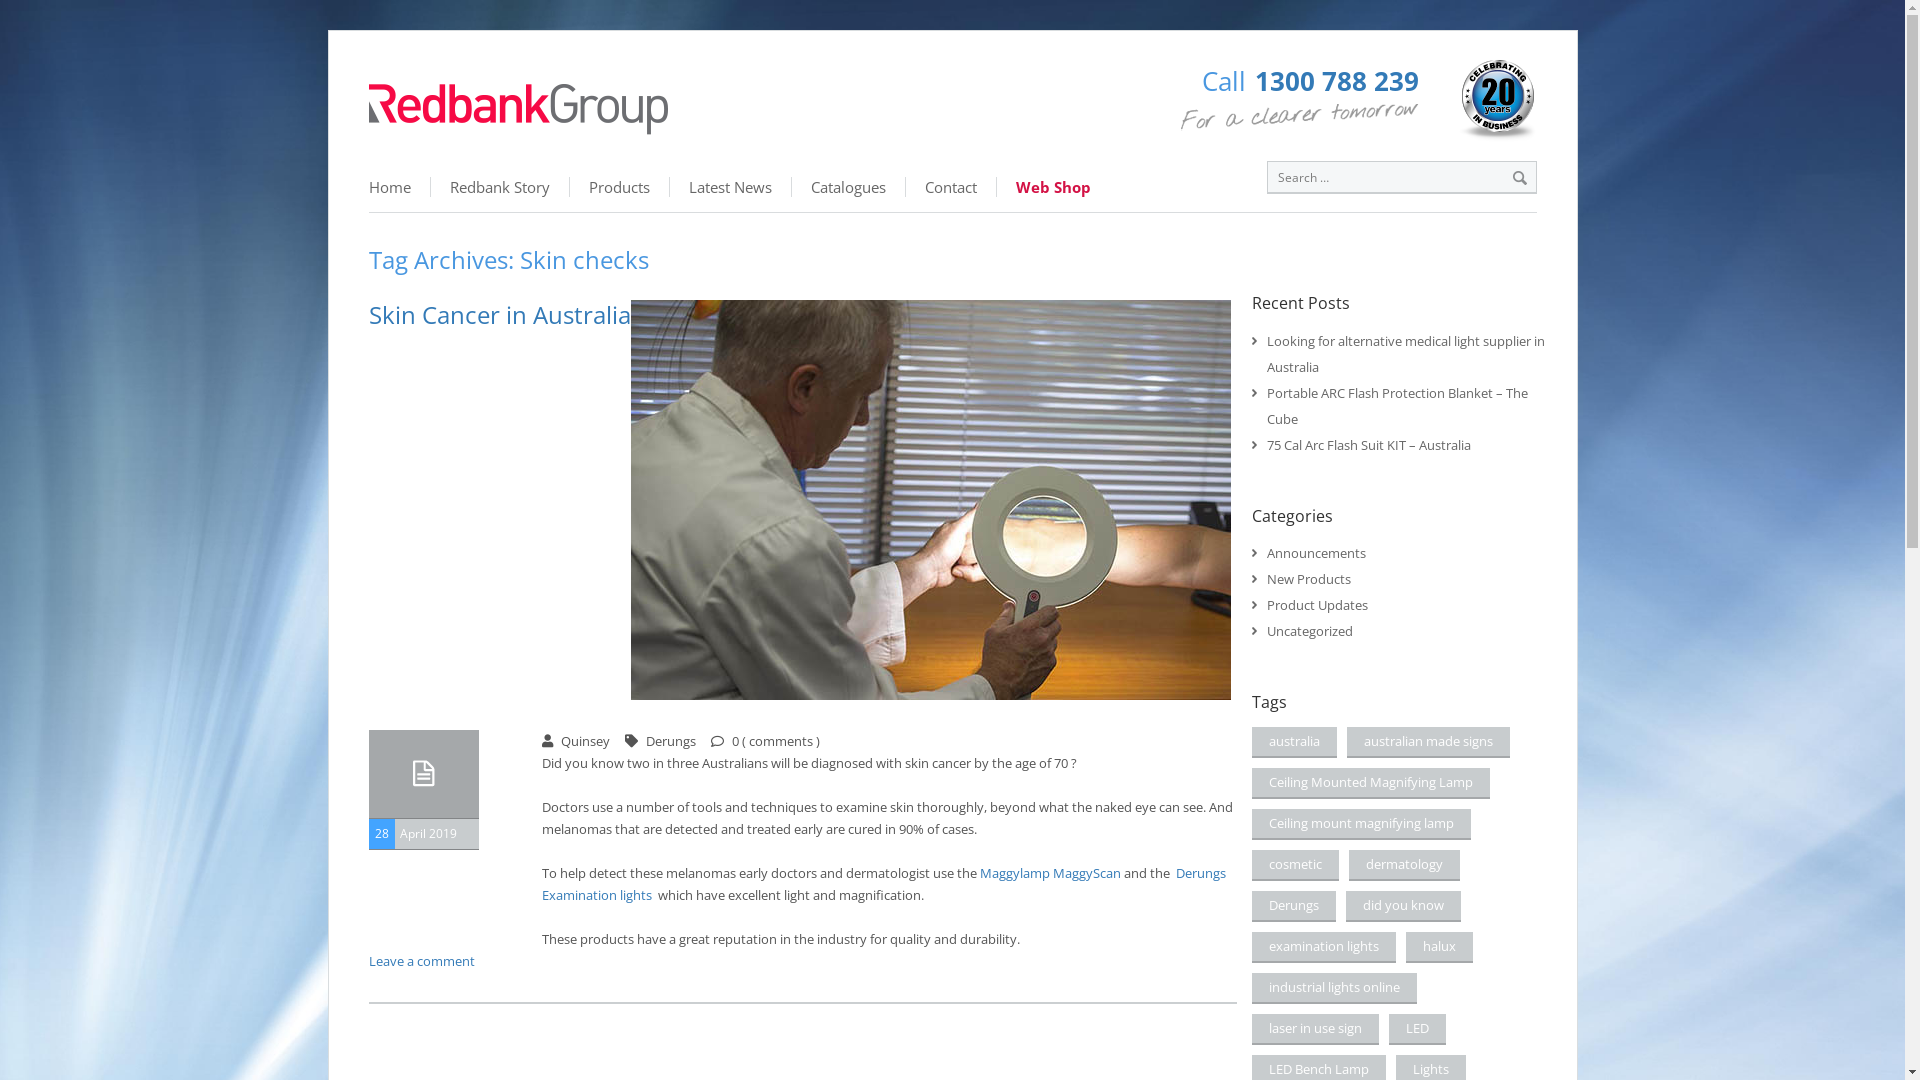  I want to click on 'dermatology', so click(1403, 864).